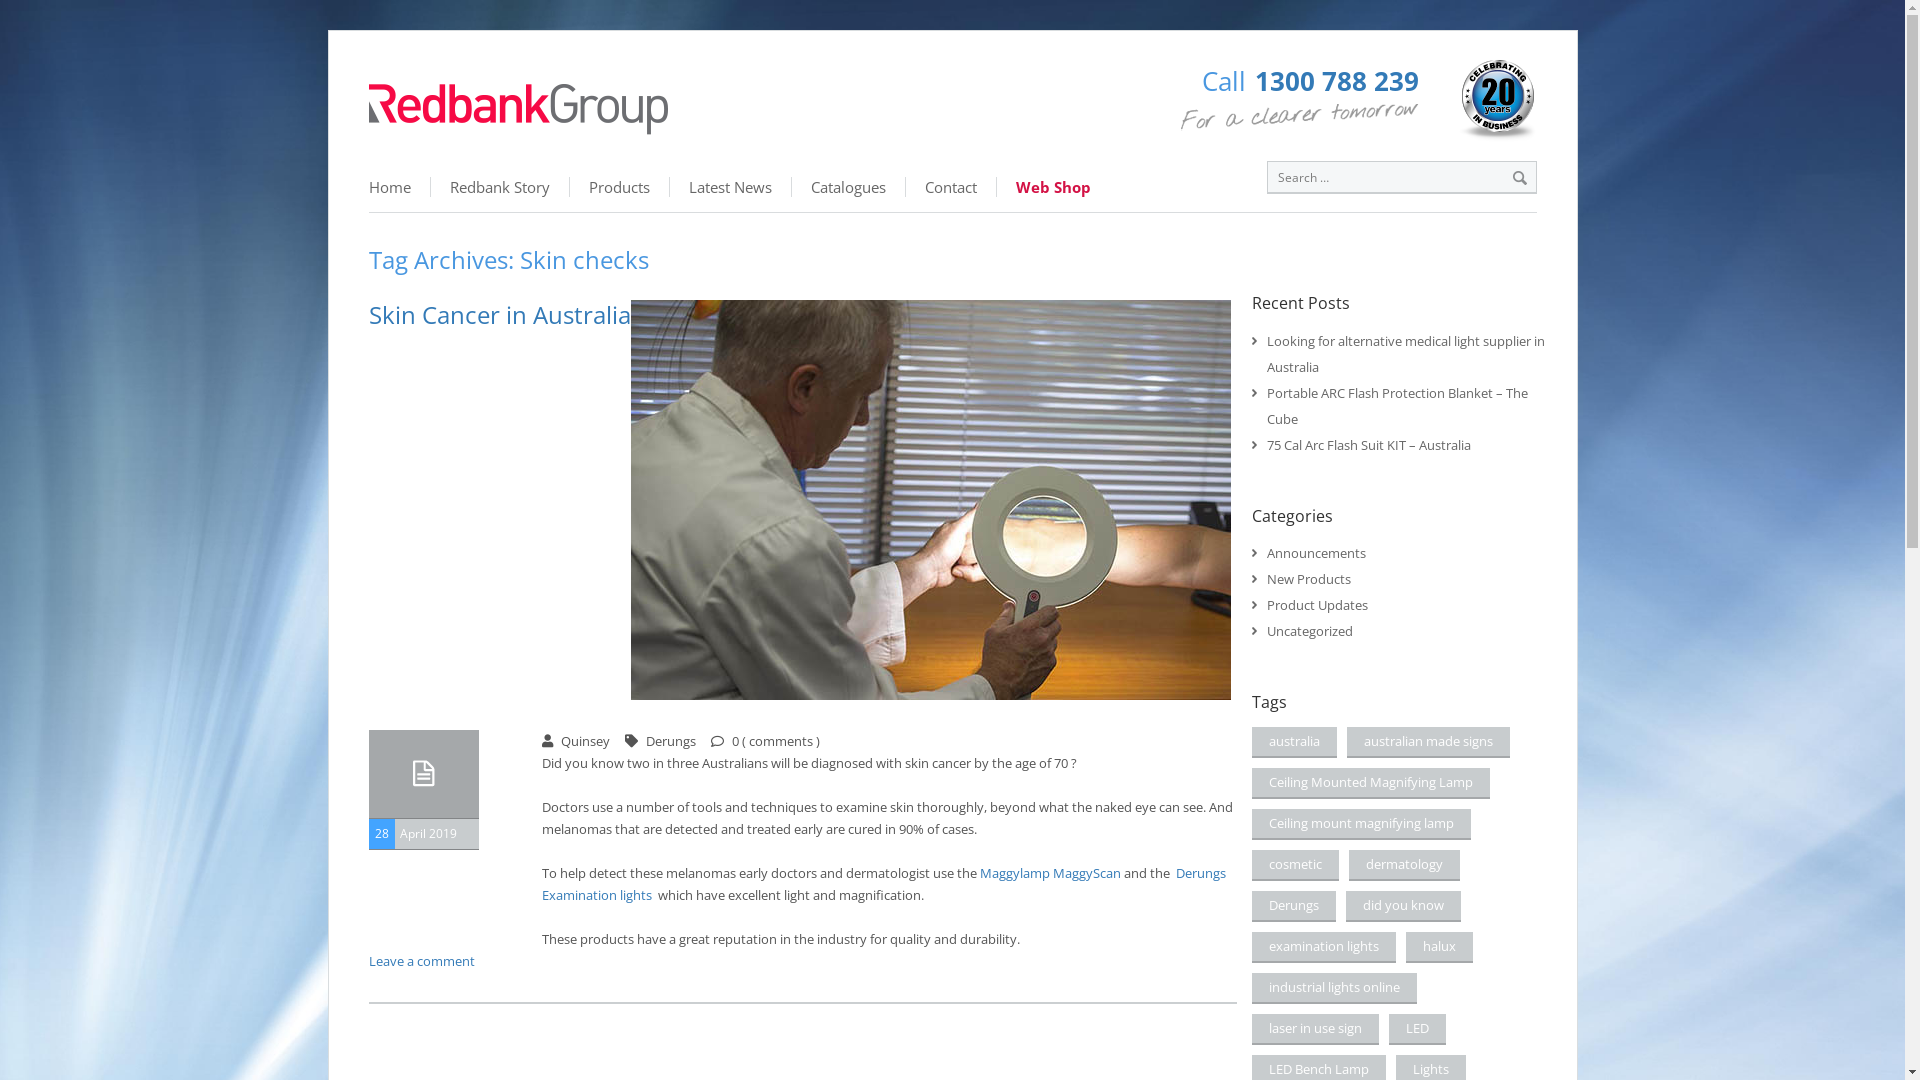  I want to click on 'dermatology', so click(1403, 864).